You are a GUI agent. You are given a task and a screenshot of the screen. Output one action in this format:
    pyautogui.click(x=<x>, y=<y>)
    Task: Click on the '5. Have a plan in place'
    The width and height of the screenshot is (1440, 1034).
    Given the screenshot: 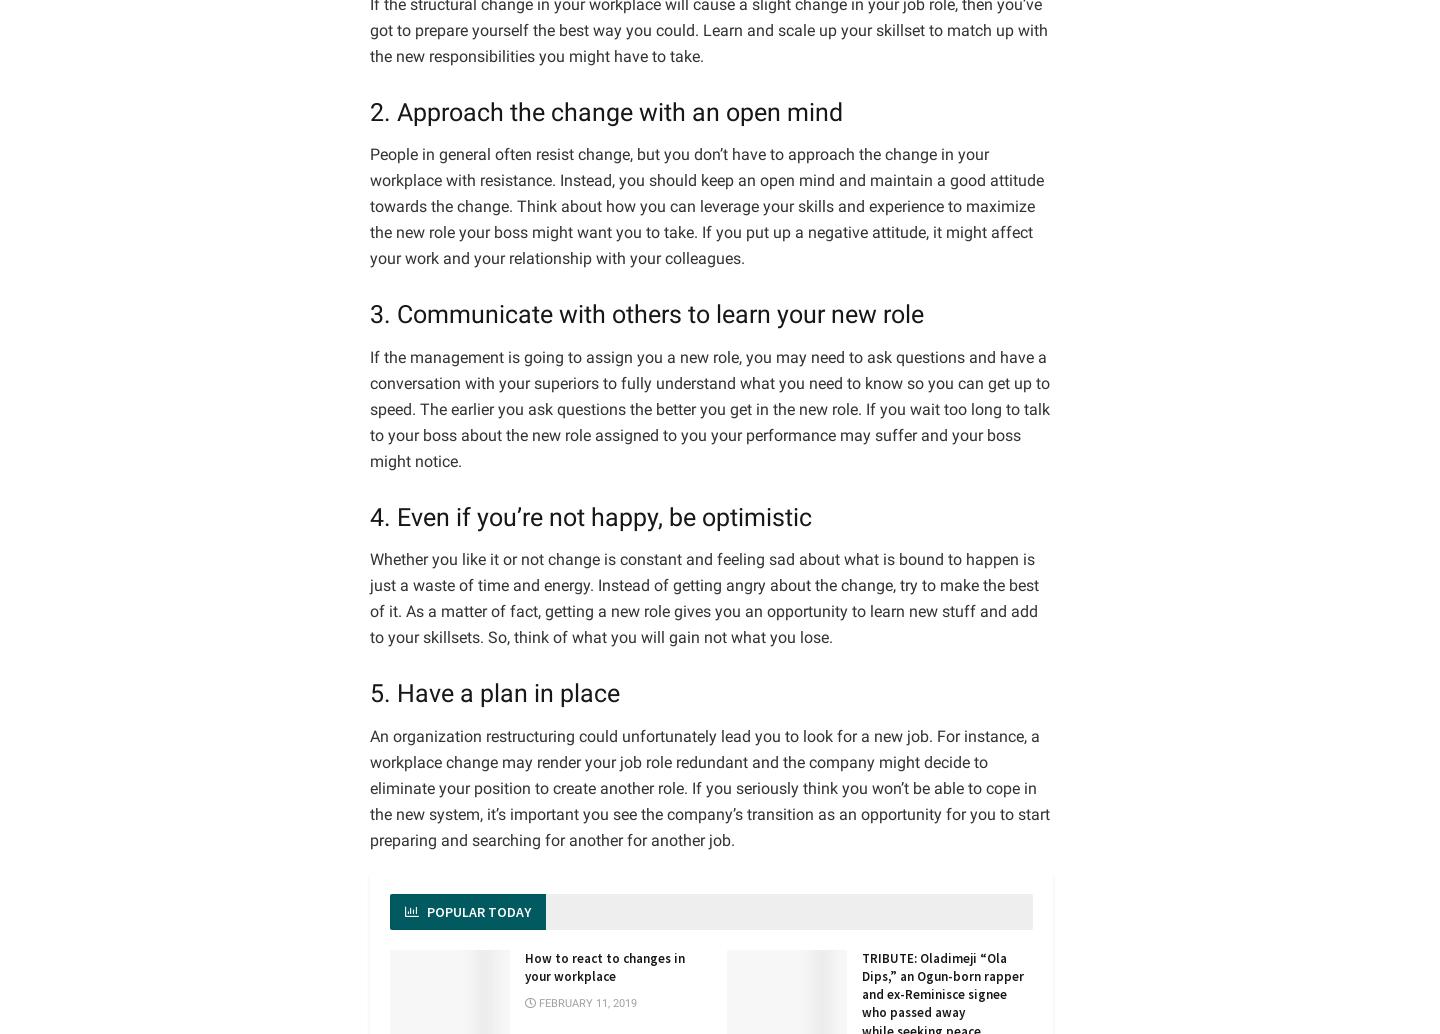 What is the action you would take?
    pyautogui.click(x=368, y=693)
    